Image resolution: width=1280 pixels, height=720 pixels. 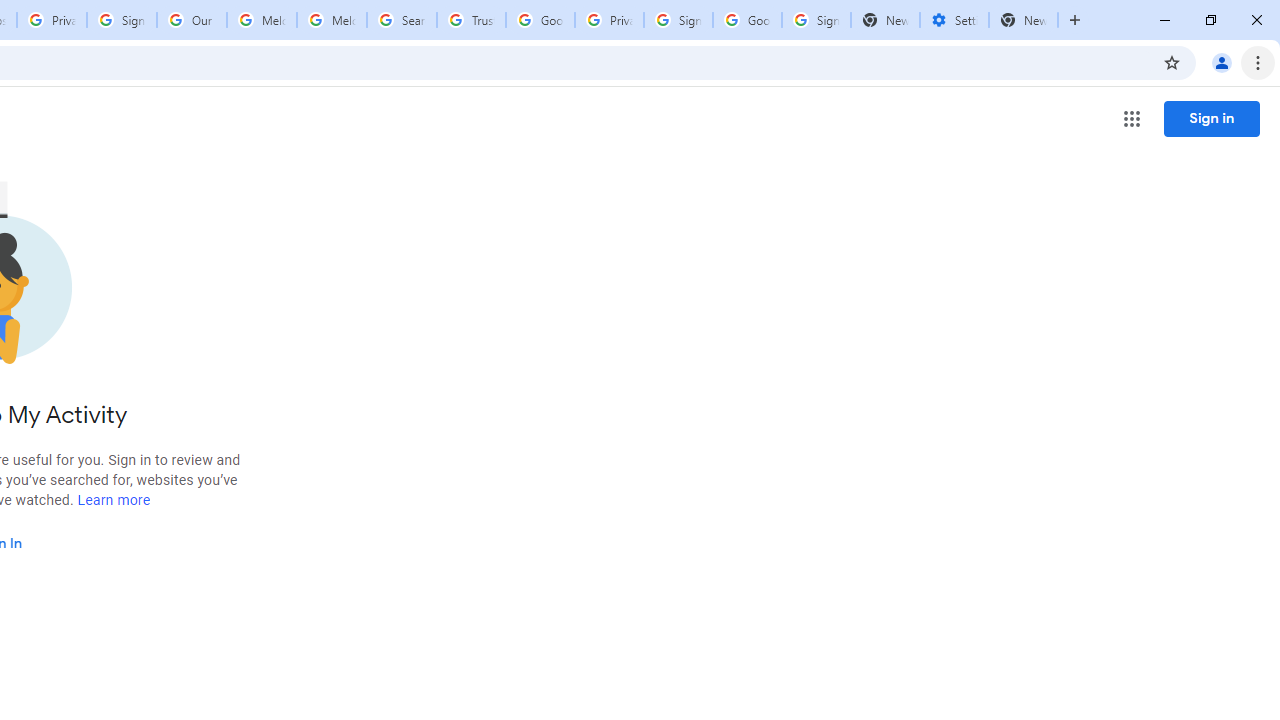 I want to click on 'Google Cybersecurity Innovations - Google Safety Center', so click(x=746, y=20).